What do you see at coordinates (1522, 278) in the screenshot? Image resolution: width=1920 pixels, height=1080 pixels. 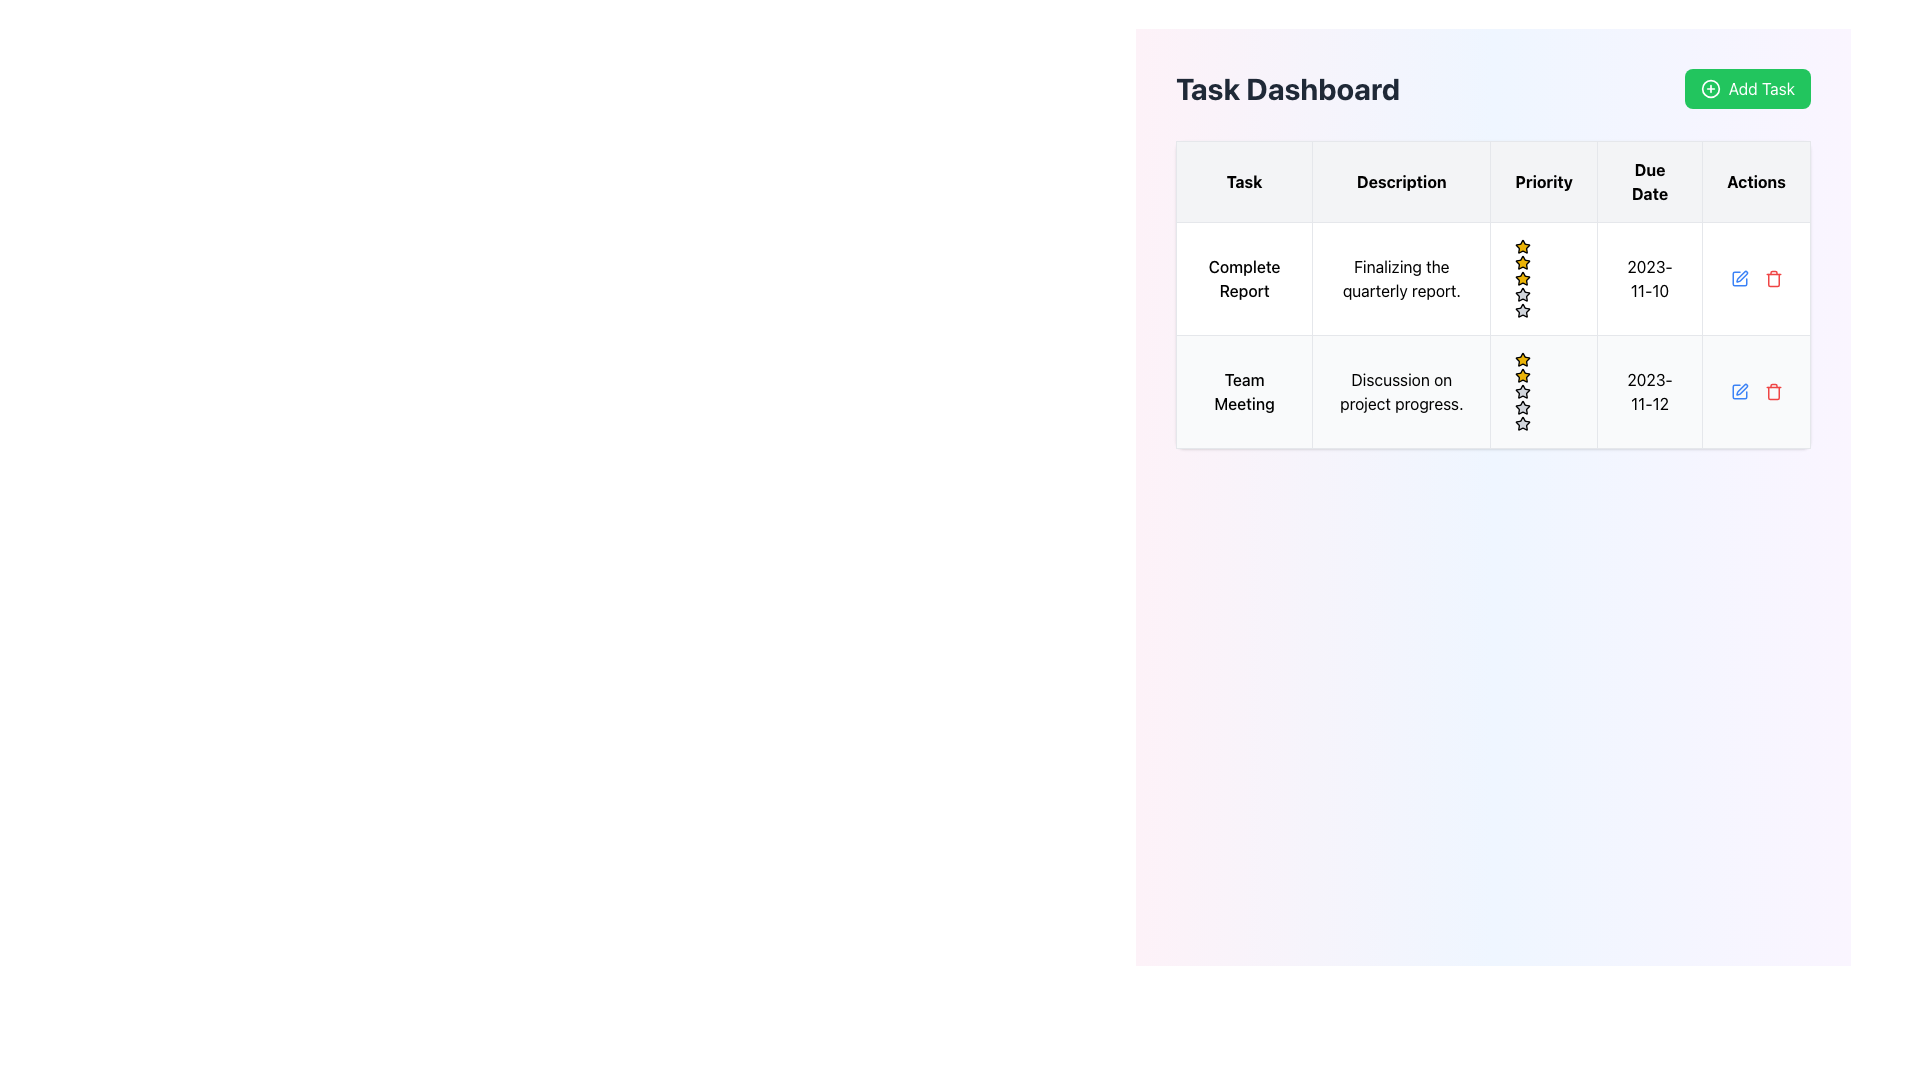 I see `the fifth rating star icon in the 'Priority' column for the 'Complete Report' task row` at bounding box center [1522, 278].